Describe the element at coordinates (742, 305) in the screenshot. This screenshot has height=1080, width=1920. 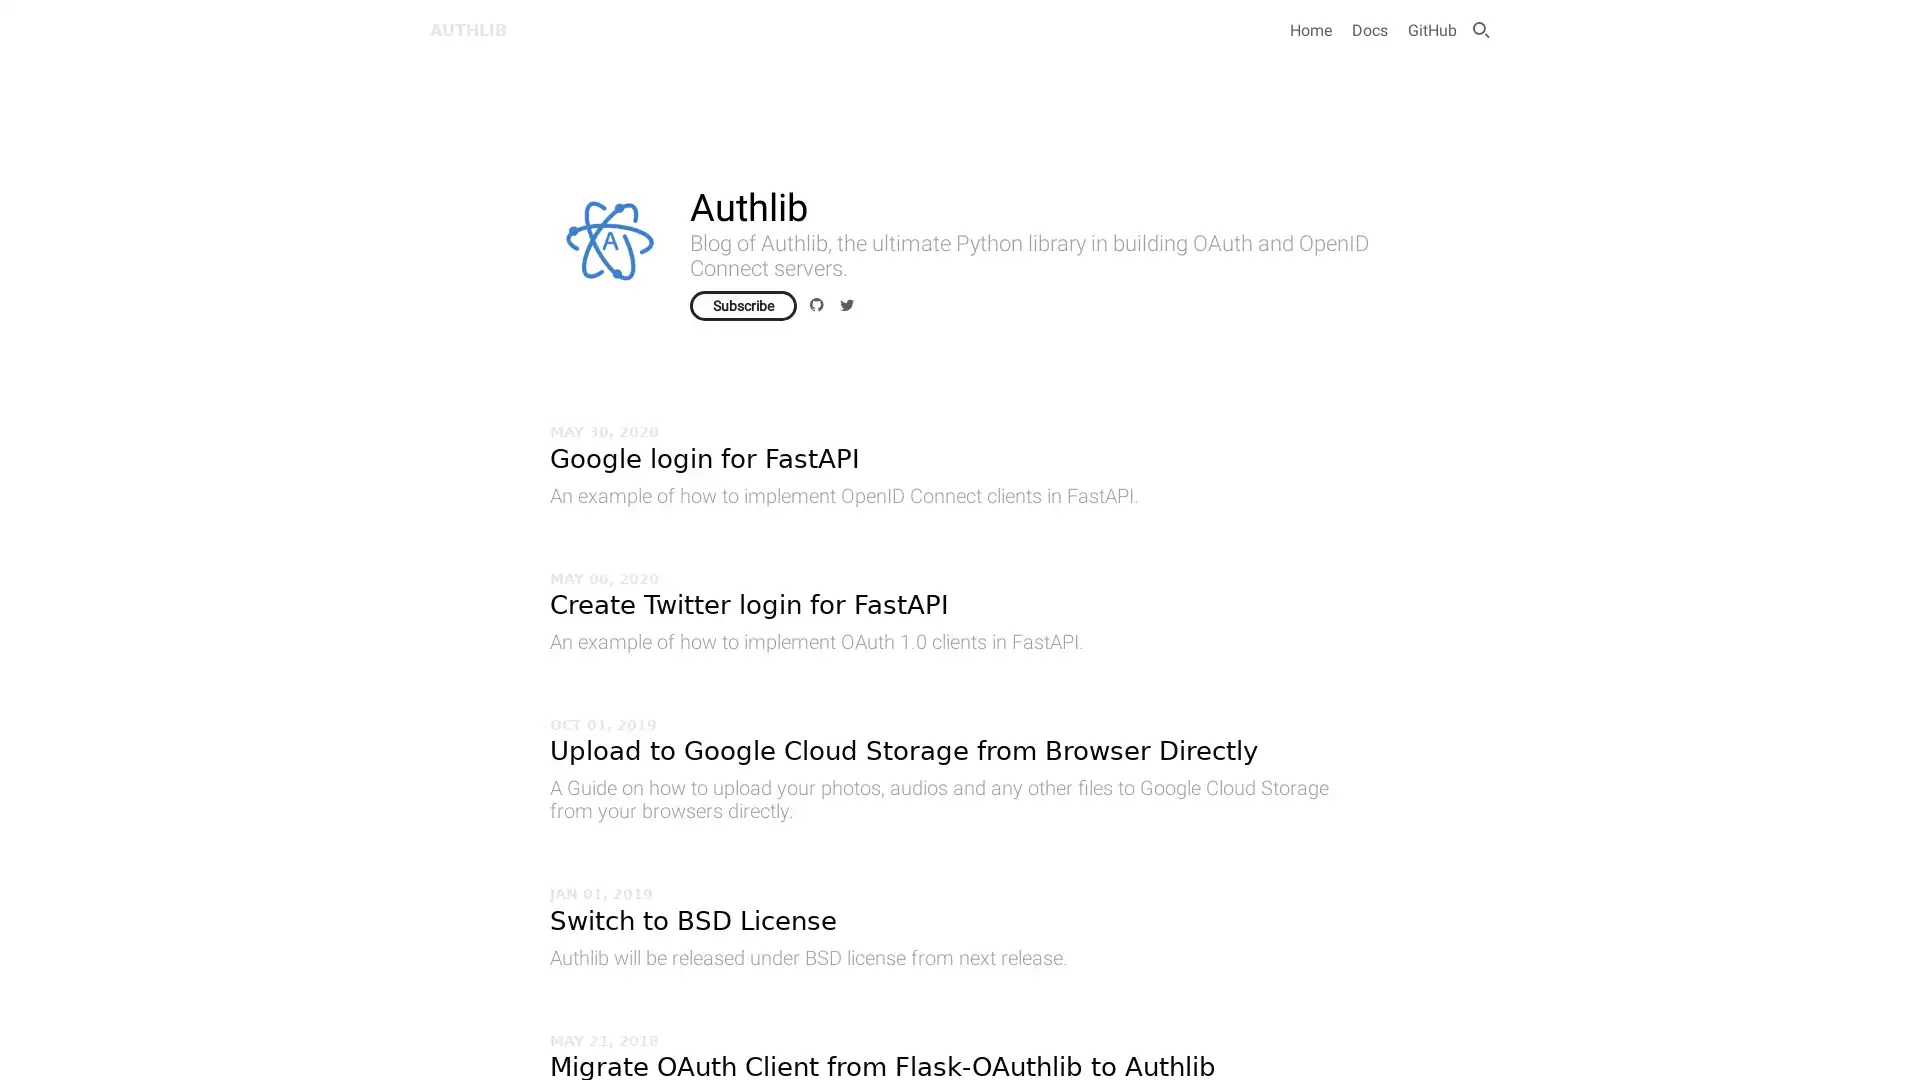
I see `Subscribe` at that location.